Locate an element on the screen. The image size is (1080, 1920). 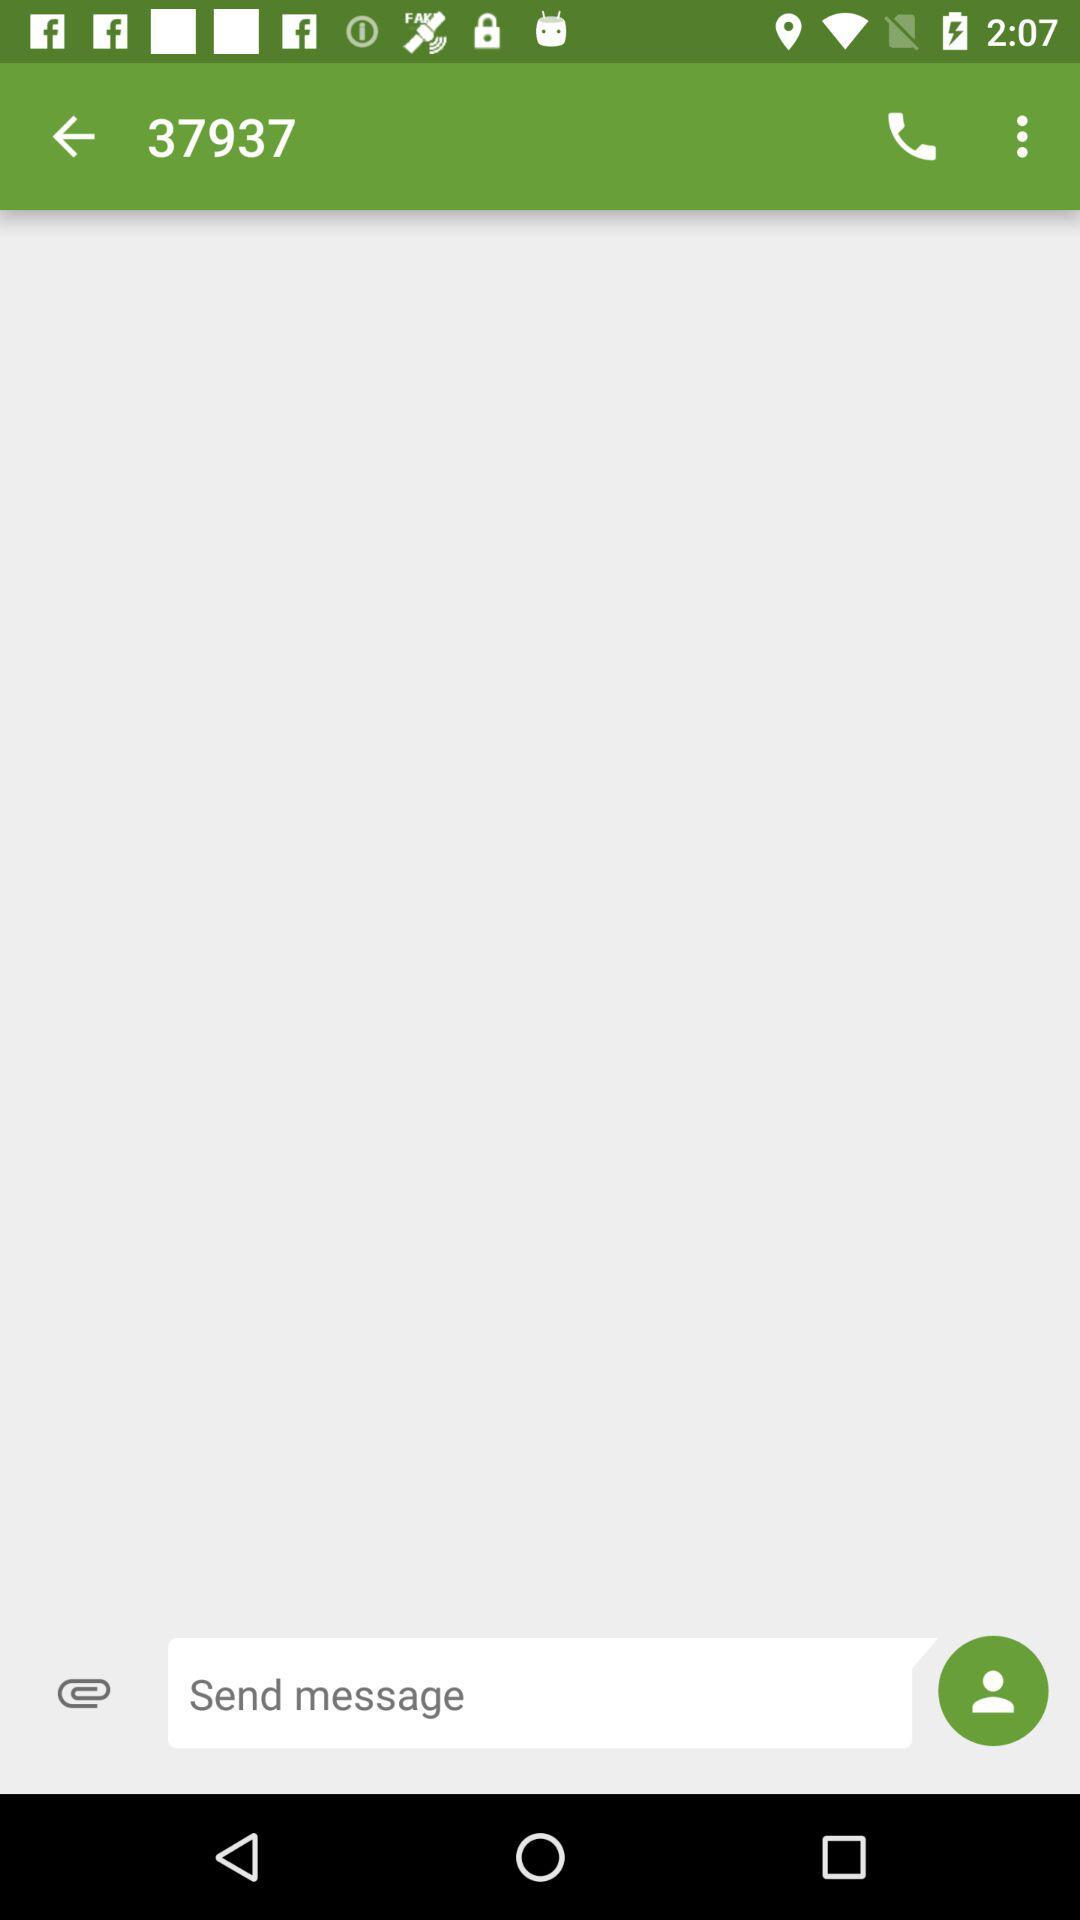
icon at the bottom left corner is located at coordinates (83, 1692).